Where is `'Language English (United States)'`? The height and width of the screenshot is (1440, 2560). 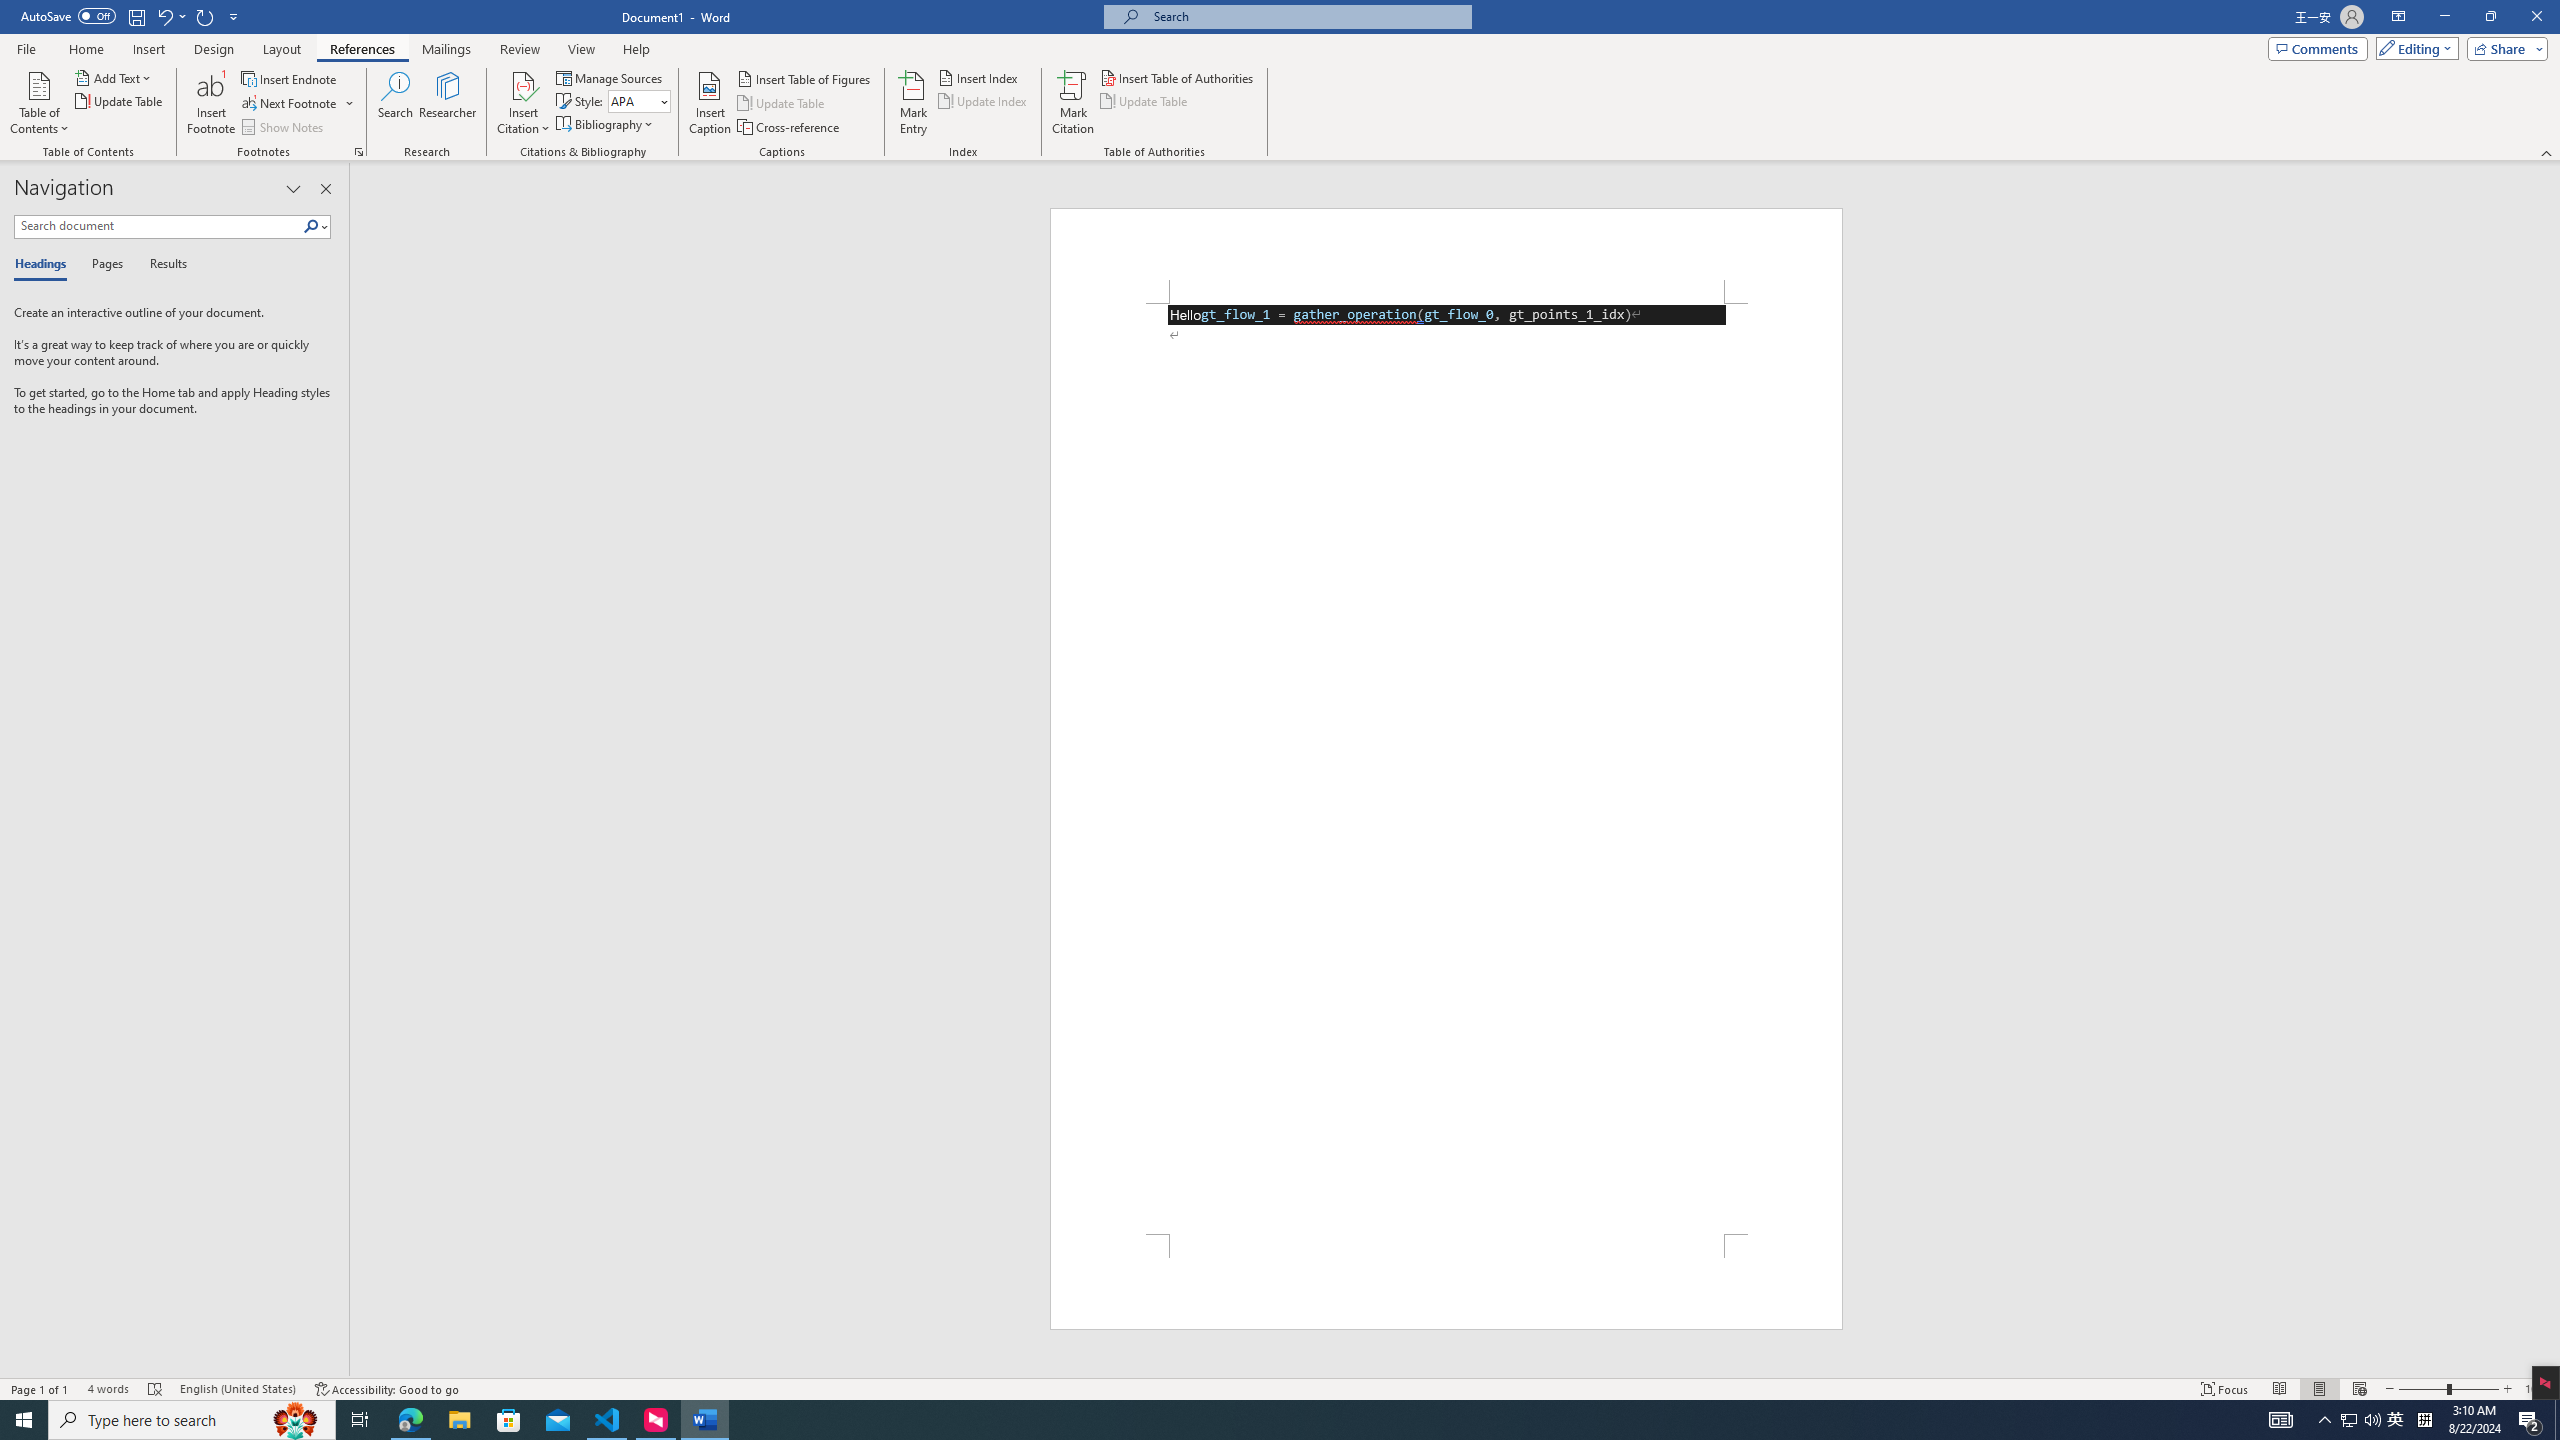 'Language English (United States)' is located at coordinates (237, 1389).